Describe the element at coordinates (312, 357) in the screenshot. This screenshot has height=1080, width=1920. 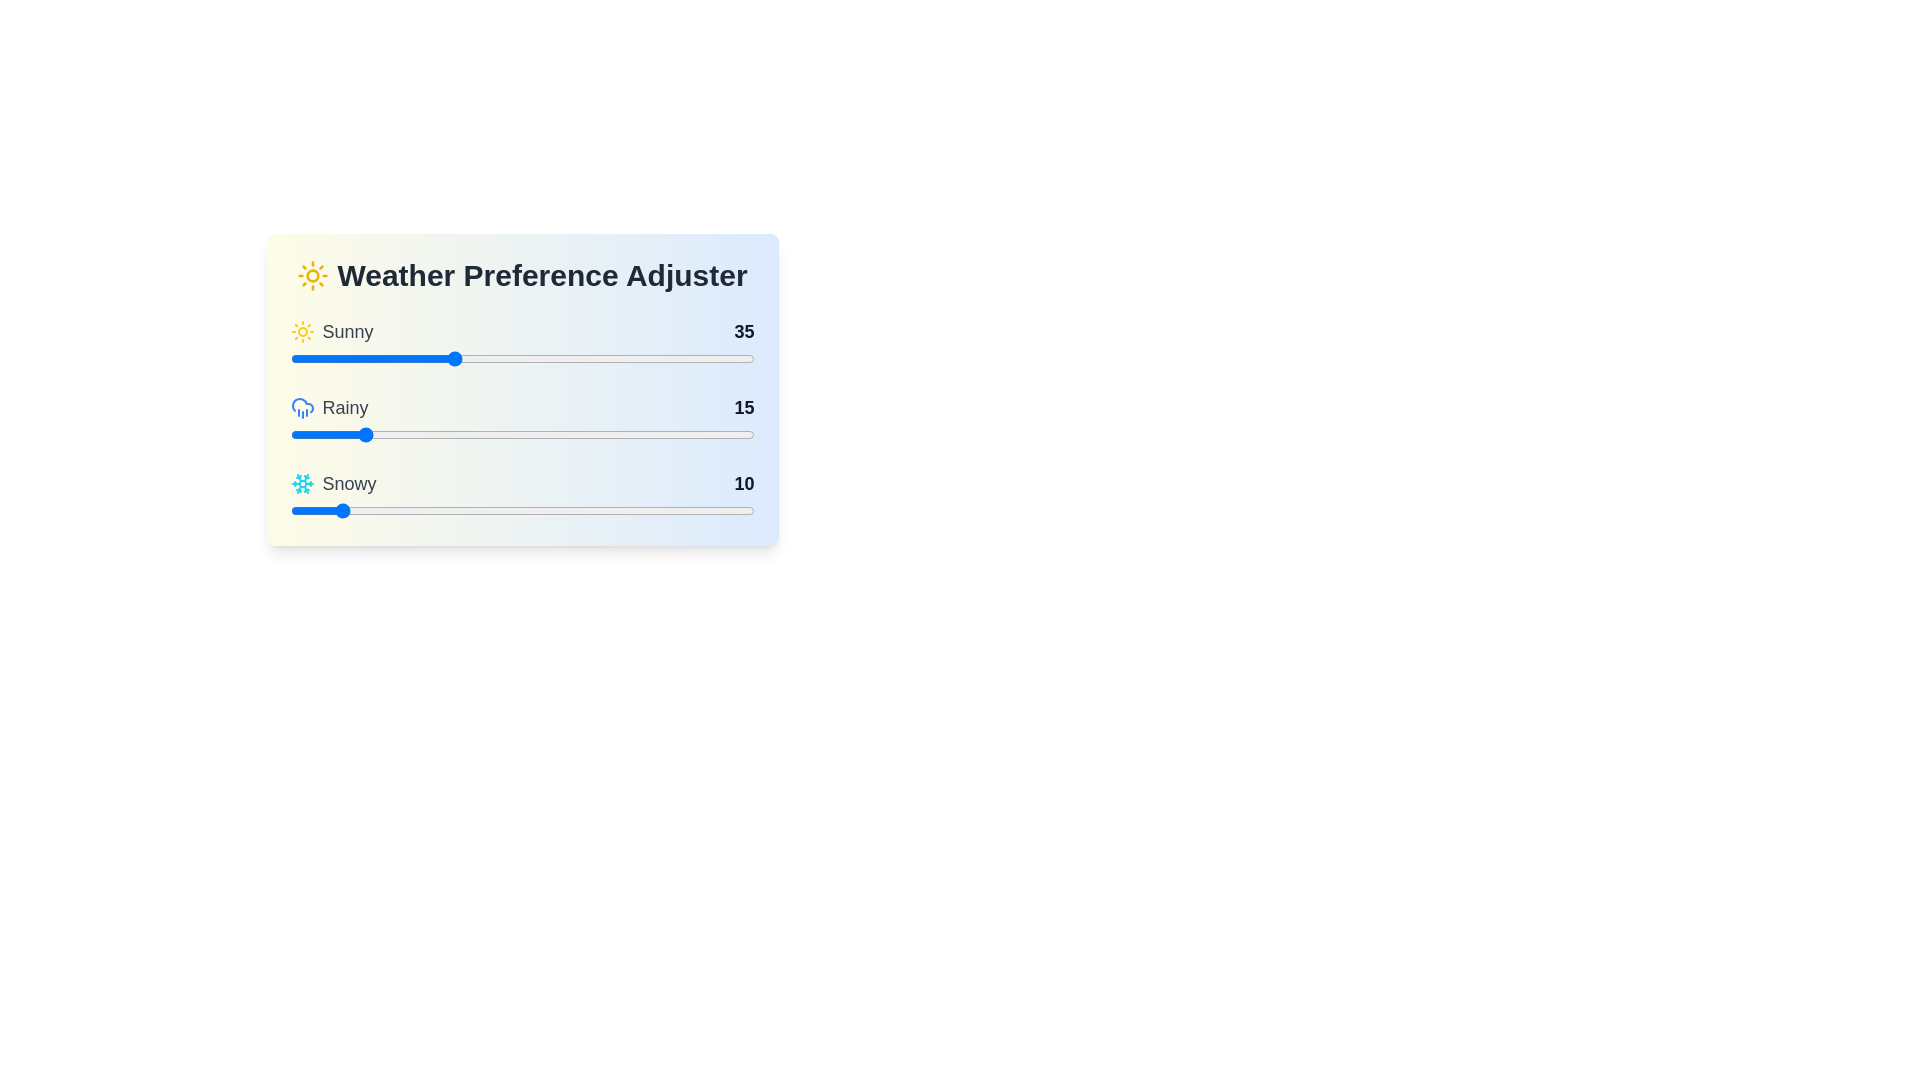
I see `the 'Sunny' slider to the specified value 5` at that location.